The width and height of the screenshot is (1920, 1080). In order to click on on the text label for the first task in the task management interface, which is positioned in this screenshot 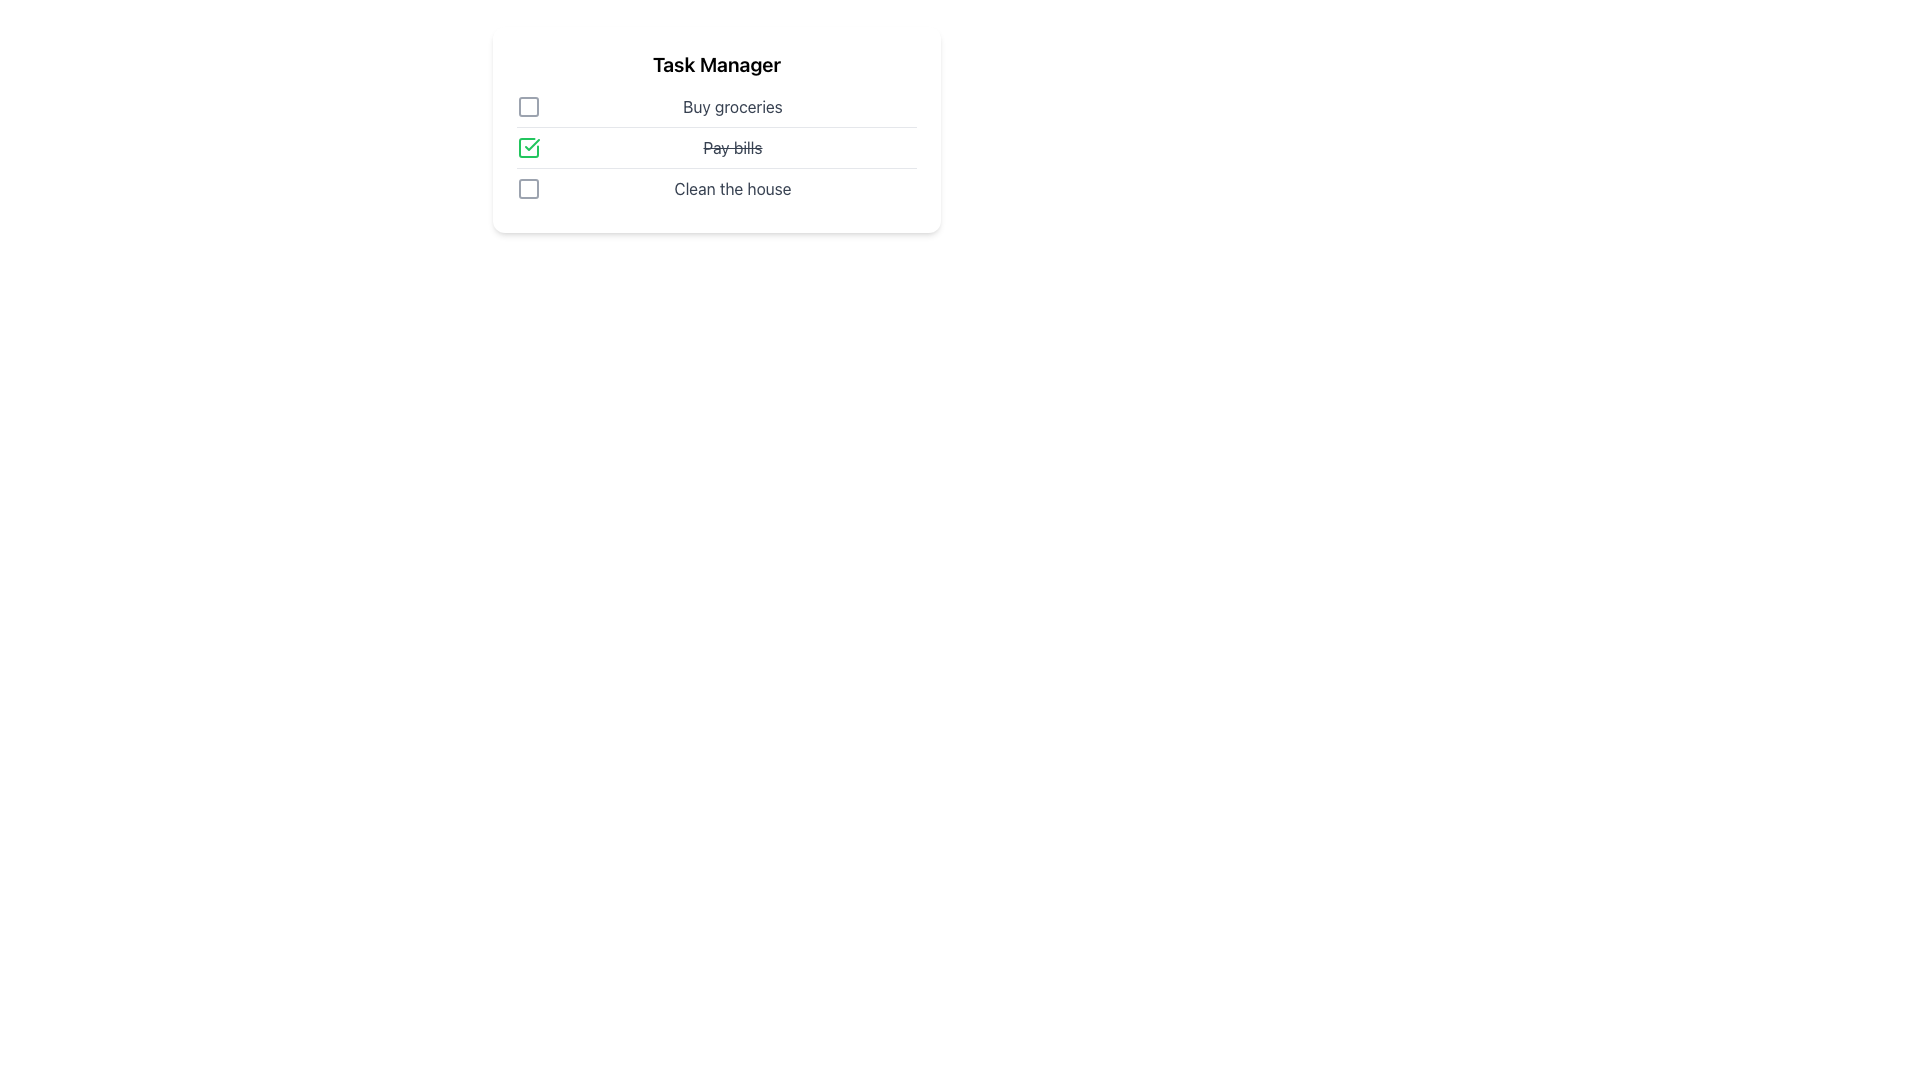, I will do `click(732, 107)`.